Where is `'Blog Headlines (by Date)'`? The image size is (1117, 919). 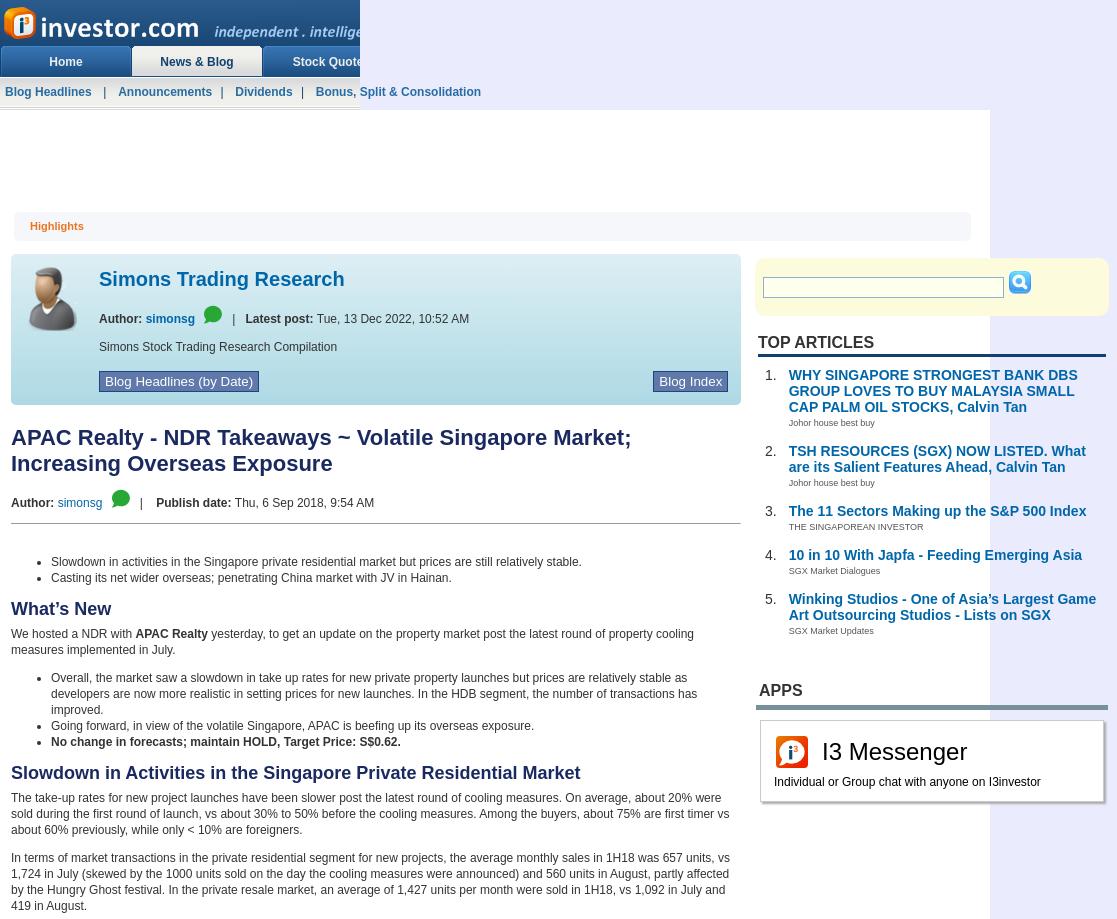
'Blog Headlines (by Date)' is located at coordinates (179, 381).